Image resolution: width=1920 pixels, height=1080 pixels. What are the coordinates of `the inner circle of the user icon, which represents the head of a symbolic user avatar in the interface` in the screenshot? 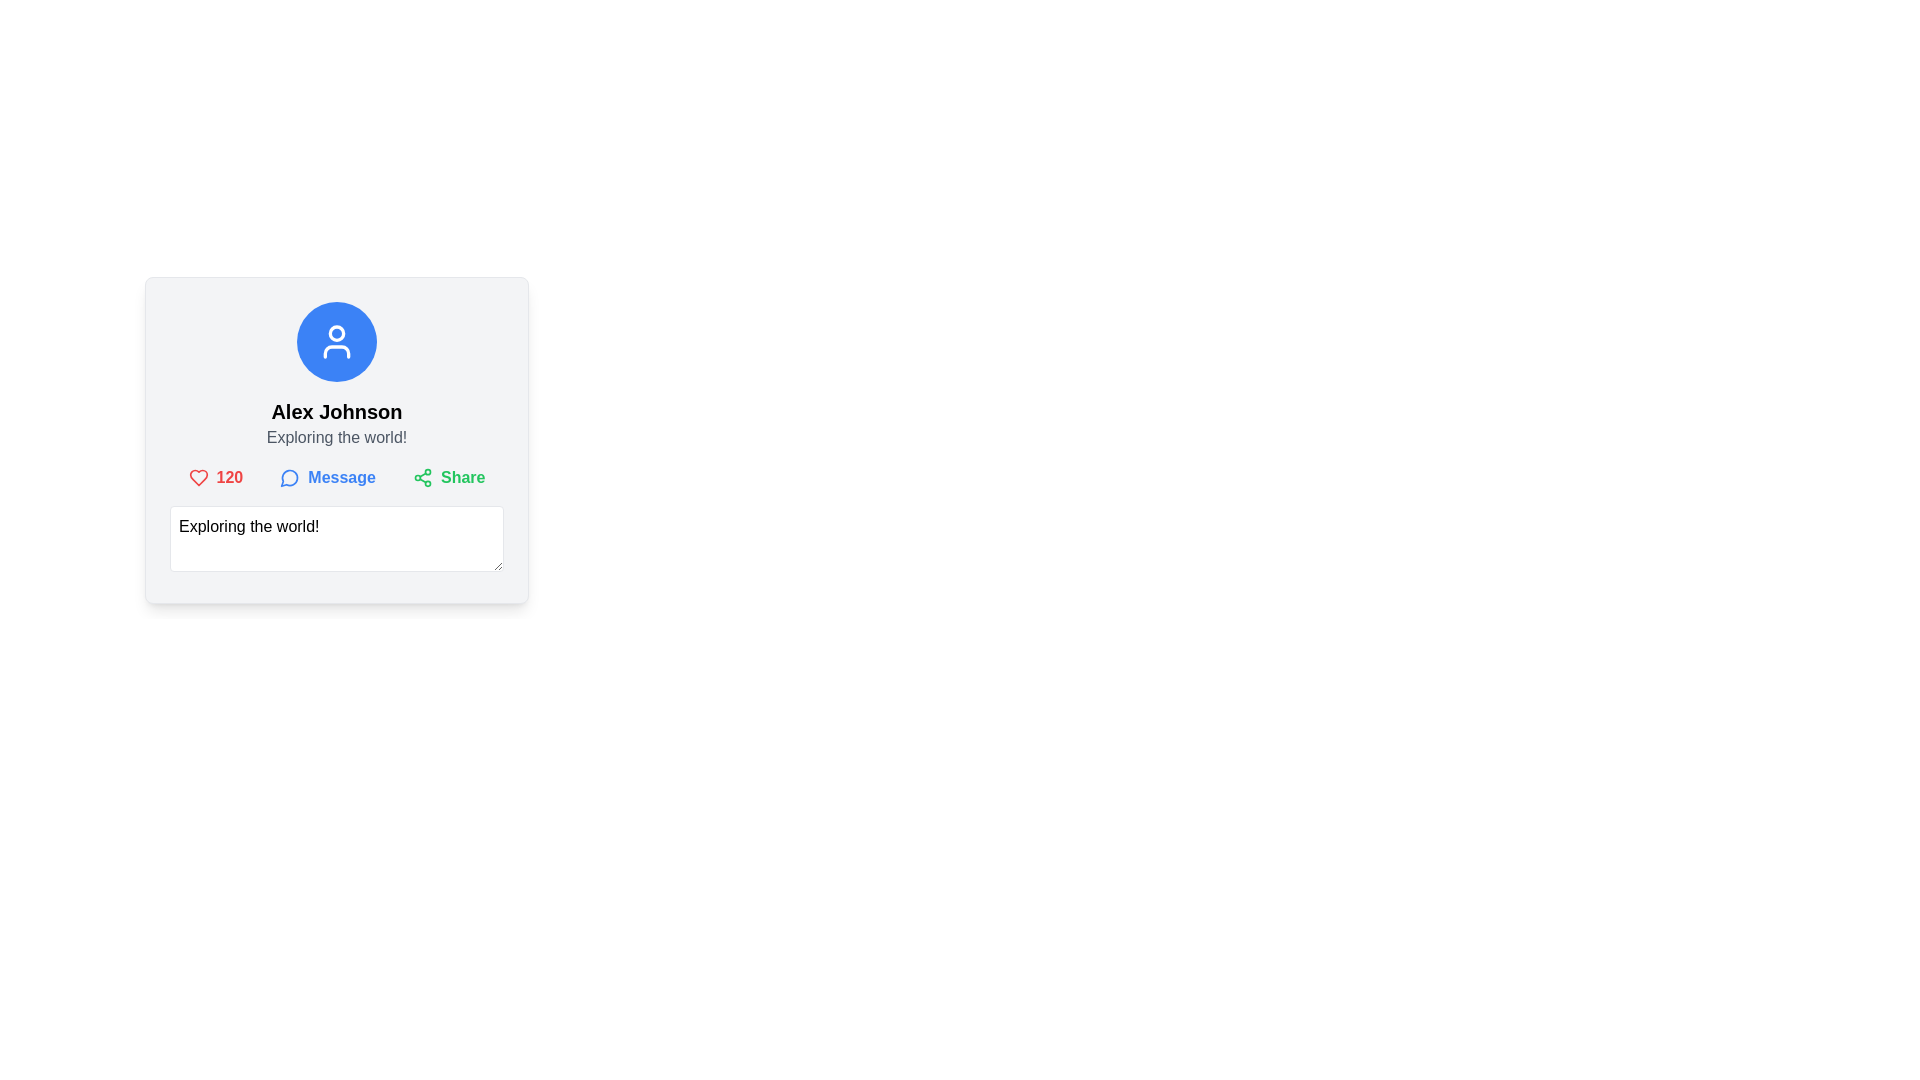 It's located at (336, 331).